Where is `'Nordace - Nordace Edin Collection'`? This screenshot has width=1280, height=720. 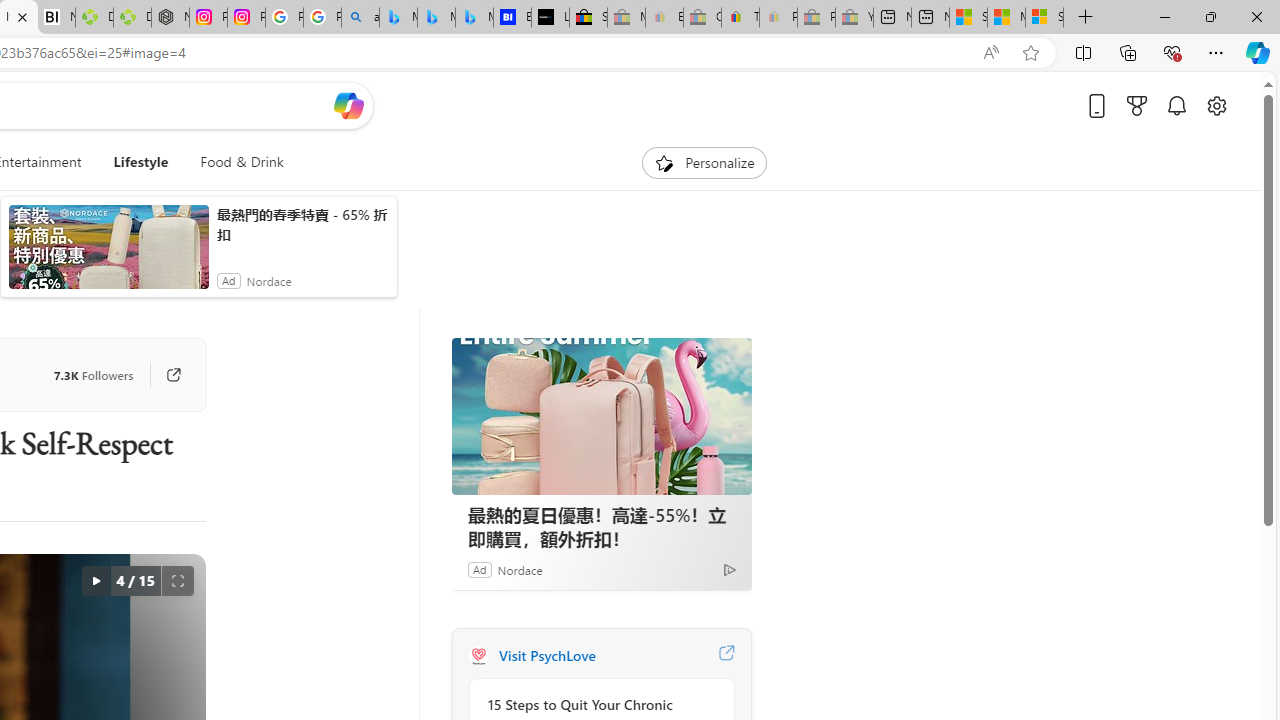
'Nordace - Nordace Edin Collection' is located at coordinates (170, 17).